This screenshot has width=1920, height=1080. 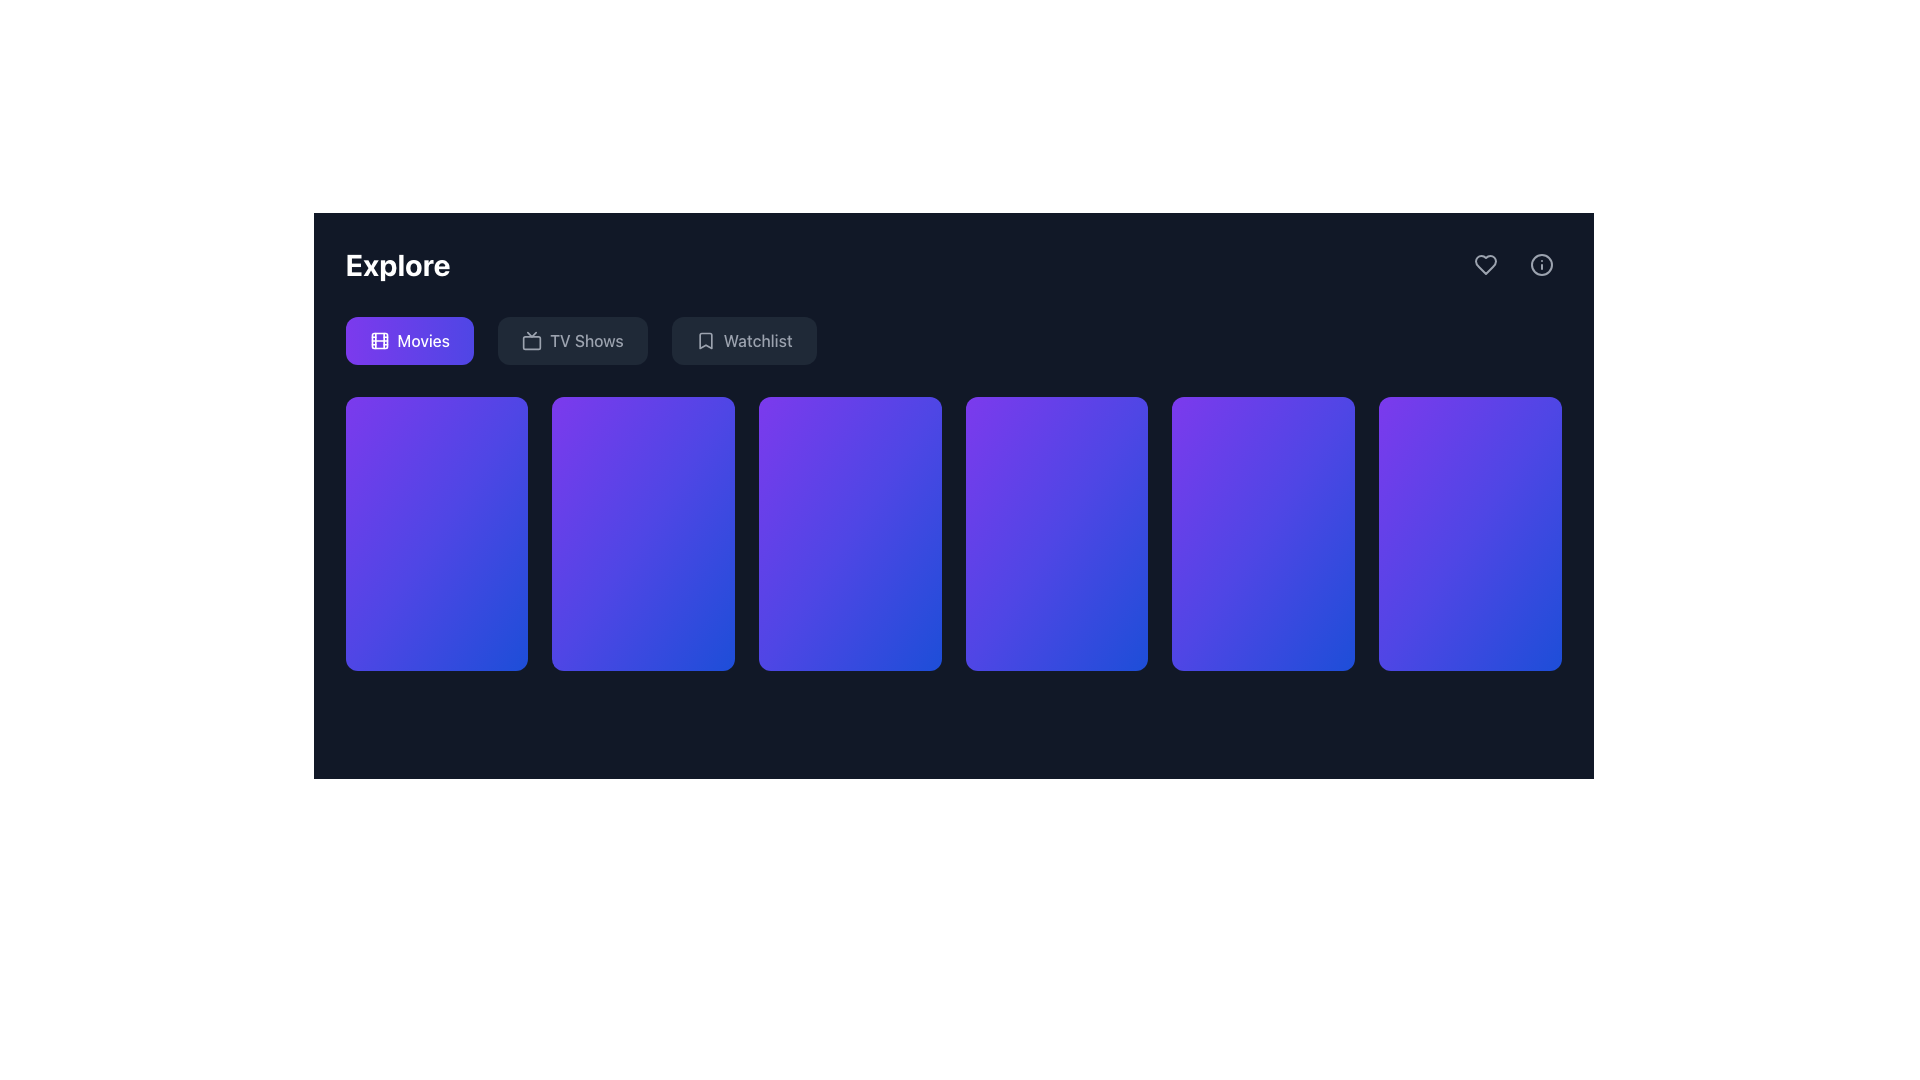 What do you see at coordinates (532, 339) in the screenshot?
I see `the television icon located to the left of the 'TV Shows' label, which features a simplistic gray design against a dark background` at bounding box center [532, 339].